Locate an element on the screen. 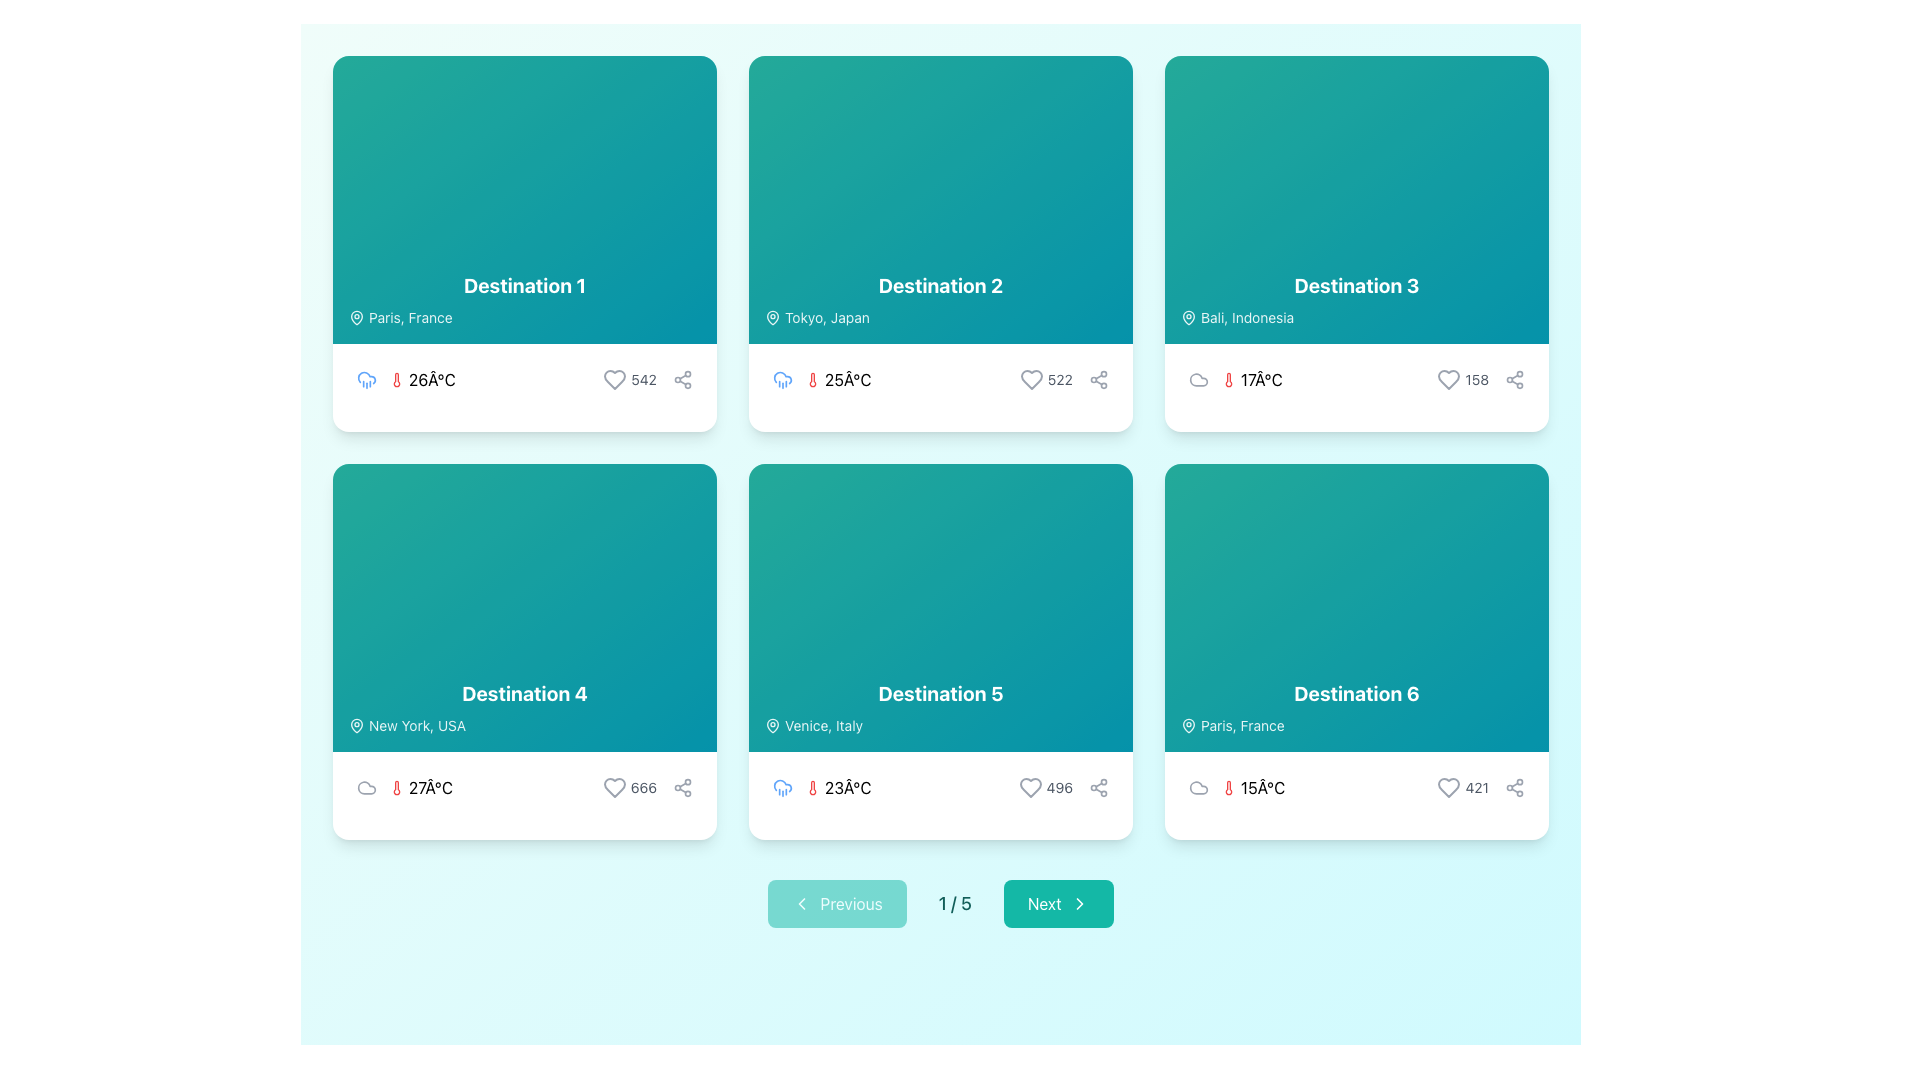  the text label displaying 'Bali, Indonesia' located within the card labeled 'Destination 3', positioned below the destination name and adjacent to a location pin icon is located at coordinates (1246, 316).